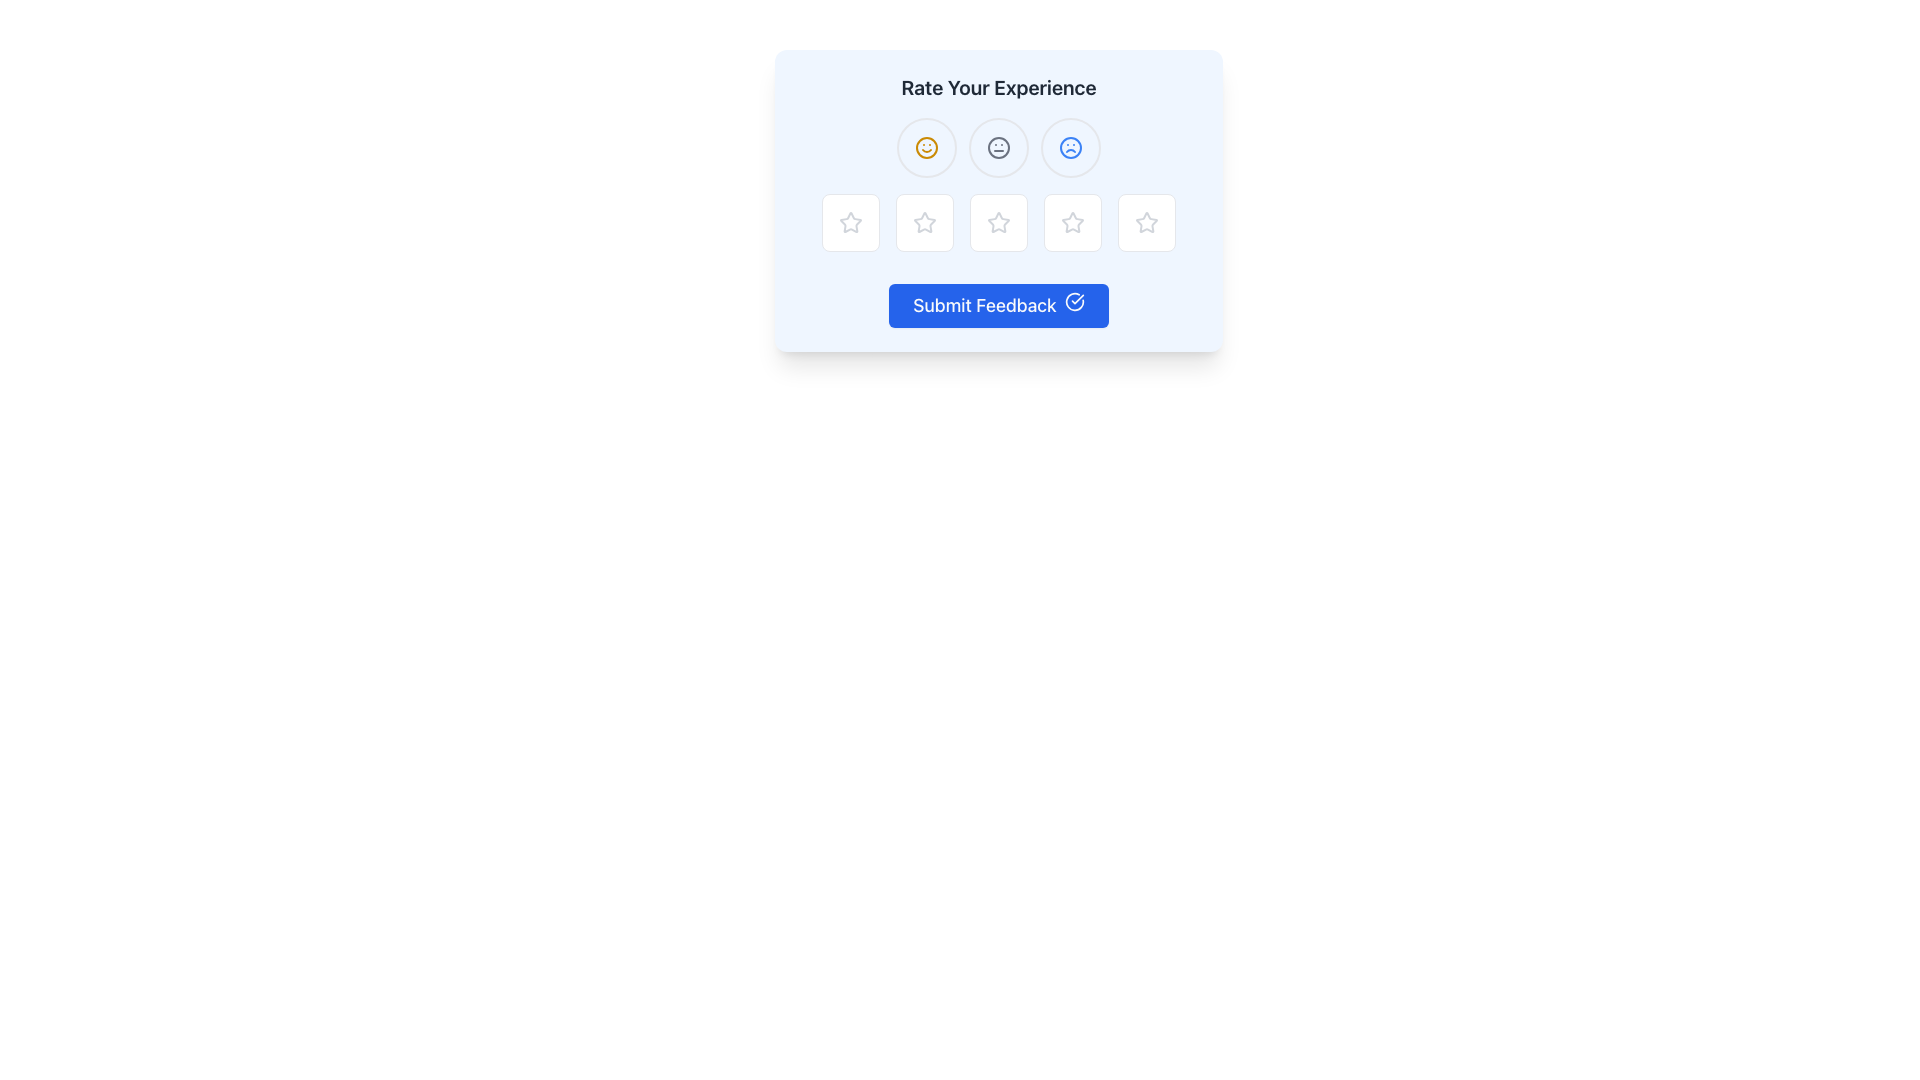 This screenshot has height=1080, width=1920. Describe the element at coordinates (1073, 301) in the screenshot. I see `the checkmark icon enclosed within a circle, located to the right of the 'Submit Feedback' button` at that location.